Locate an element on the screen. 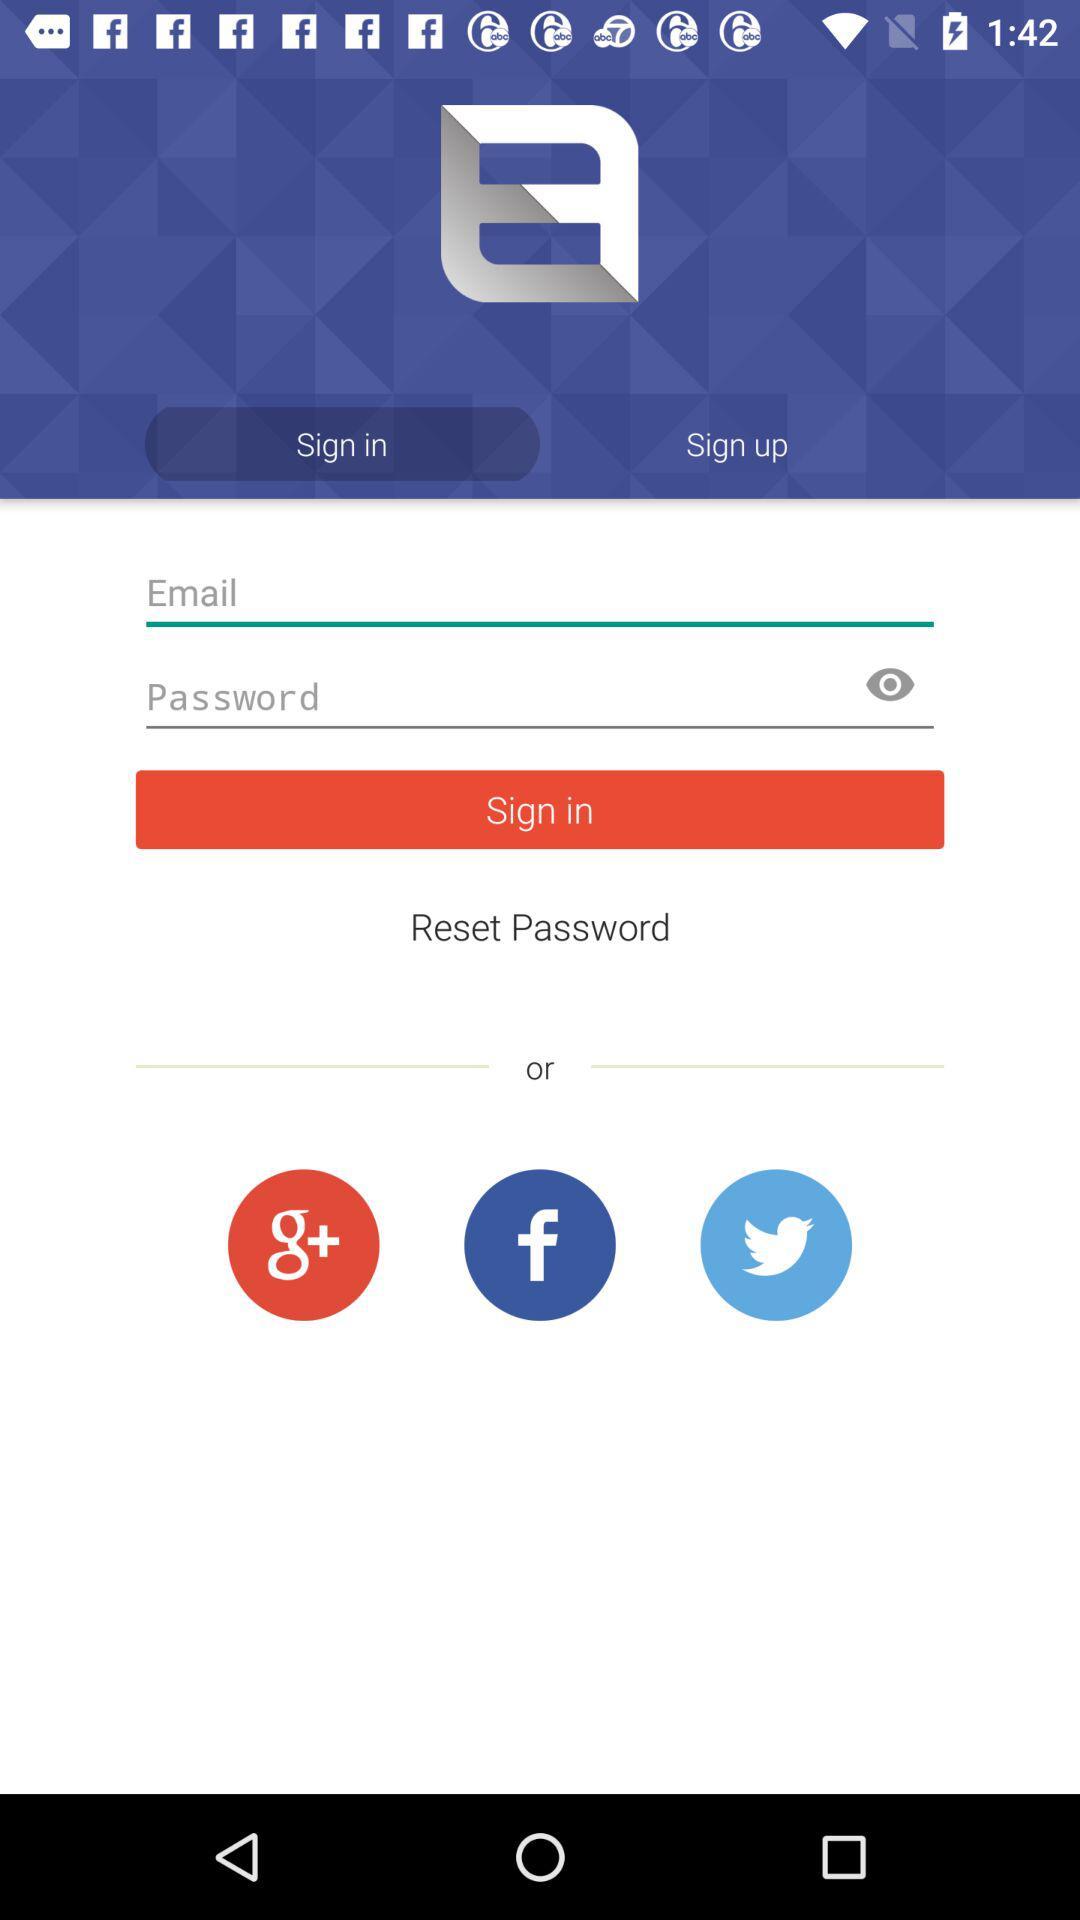 The height and width of the screenshot is (1920, 1080). sign in is located at coordinates (540, 809).